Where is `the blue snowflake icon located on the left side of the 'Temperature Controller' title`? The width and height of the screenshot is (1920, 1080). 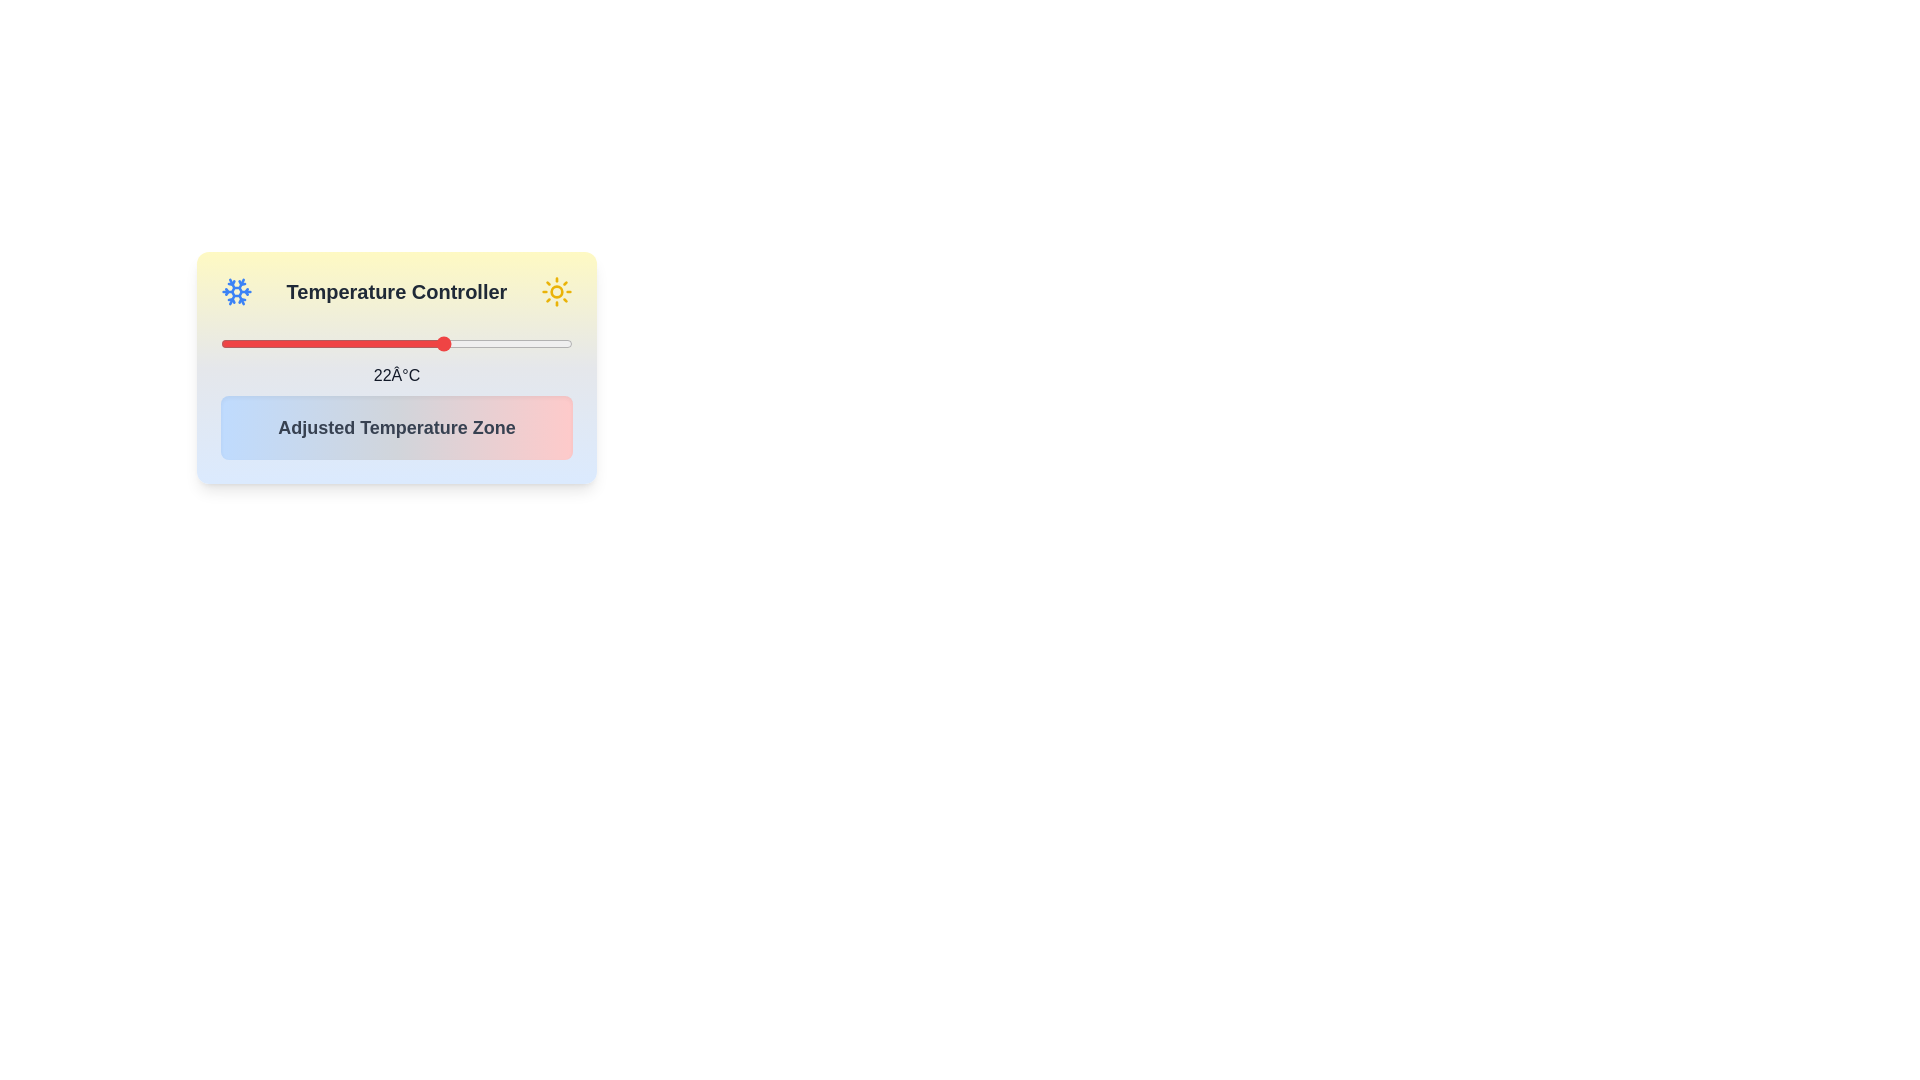
the blue snowflake icon located on the left side of the 'Temperature Controller' title is located at coordinates (236, 292).